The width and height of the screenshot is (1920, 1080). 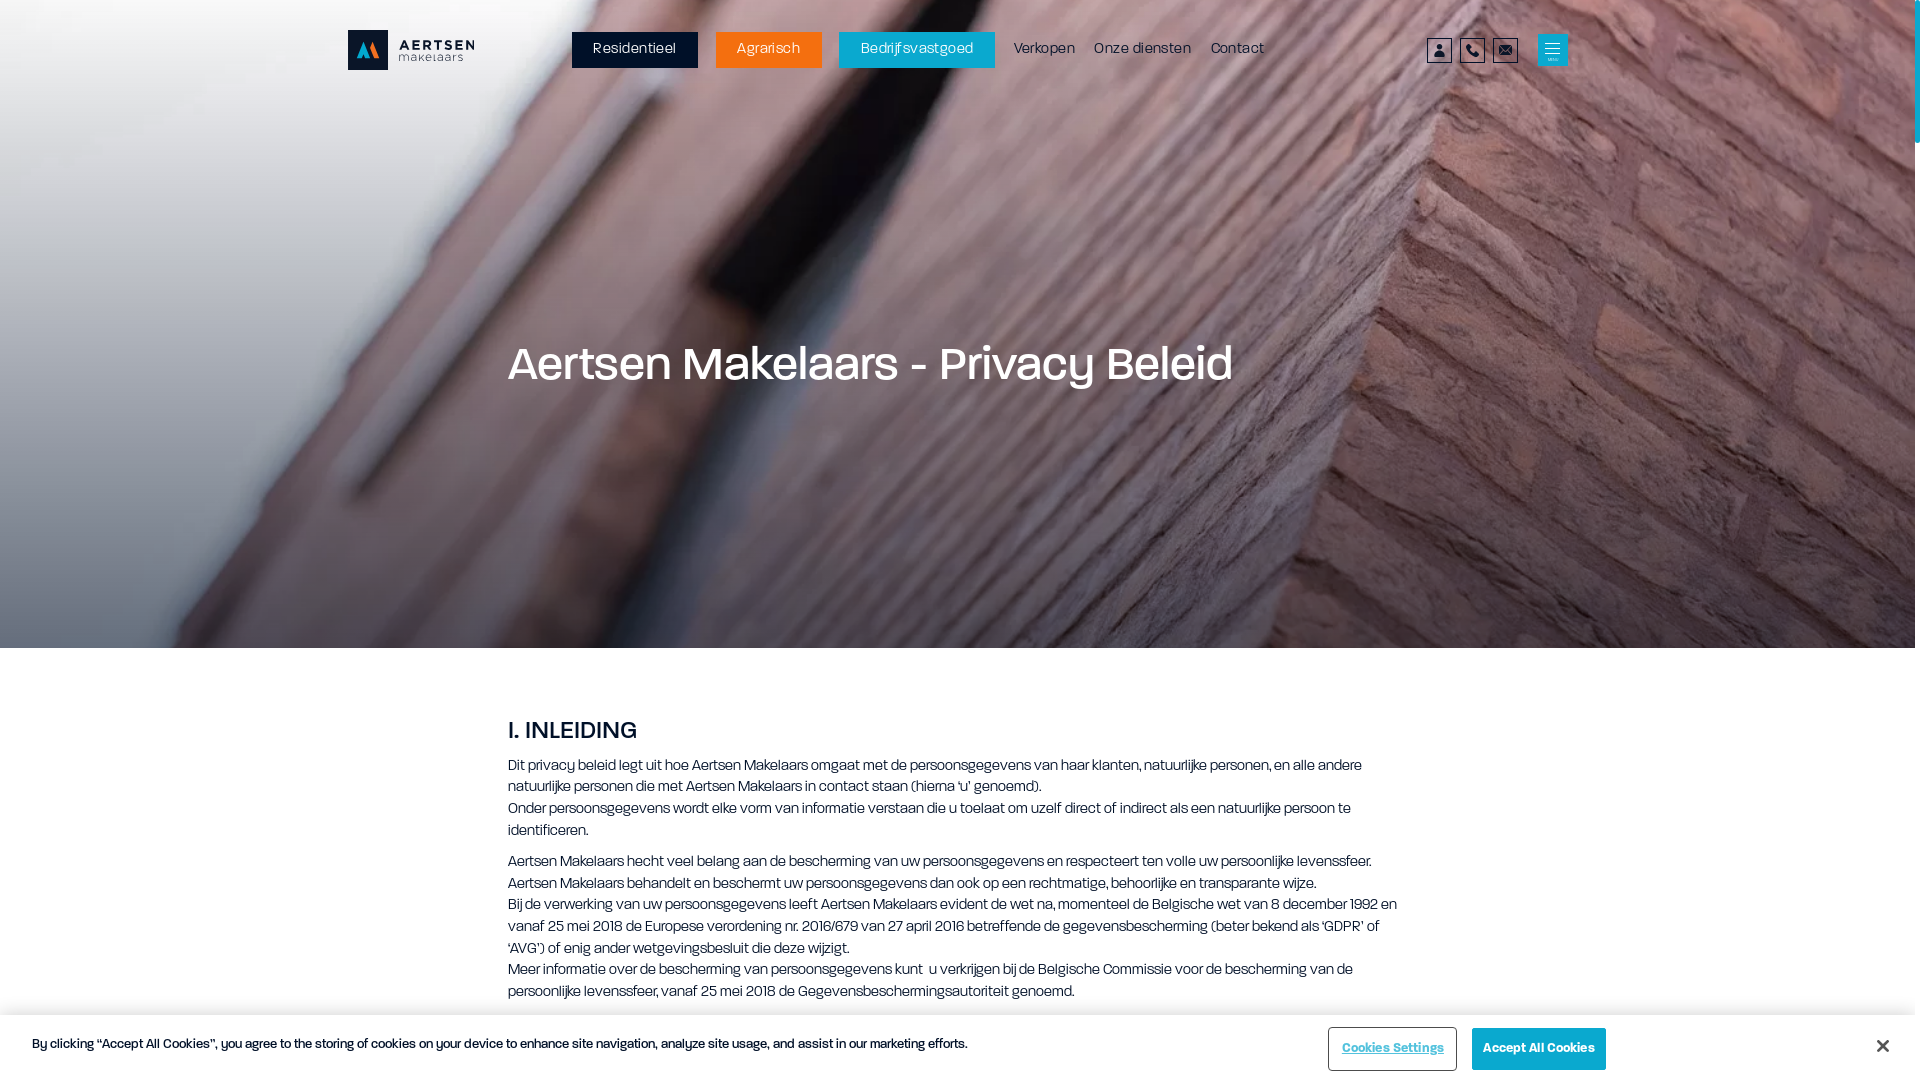 I want to click on 'Je houvast in vastgoed.', so click(x=410, y=49).